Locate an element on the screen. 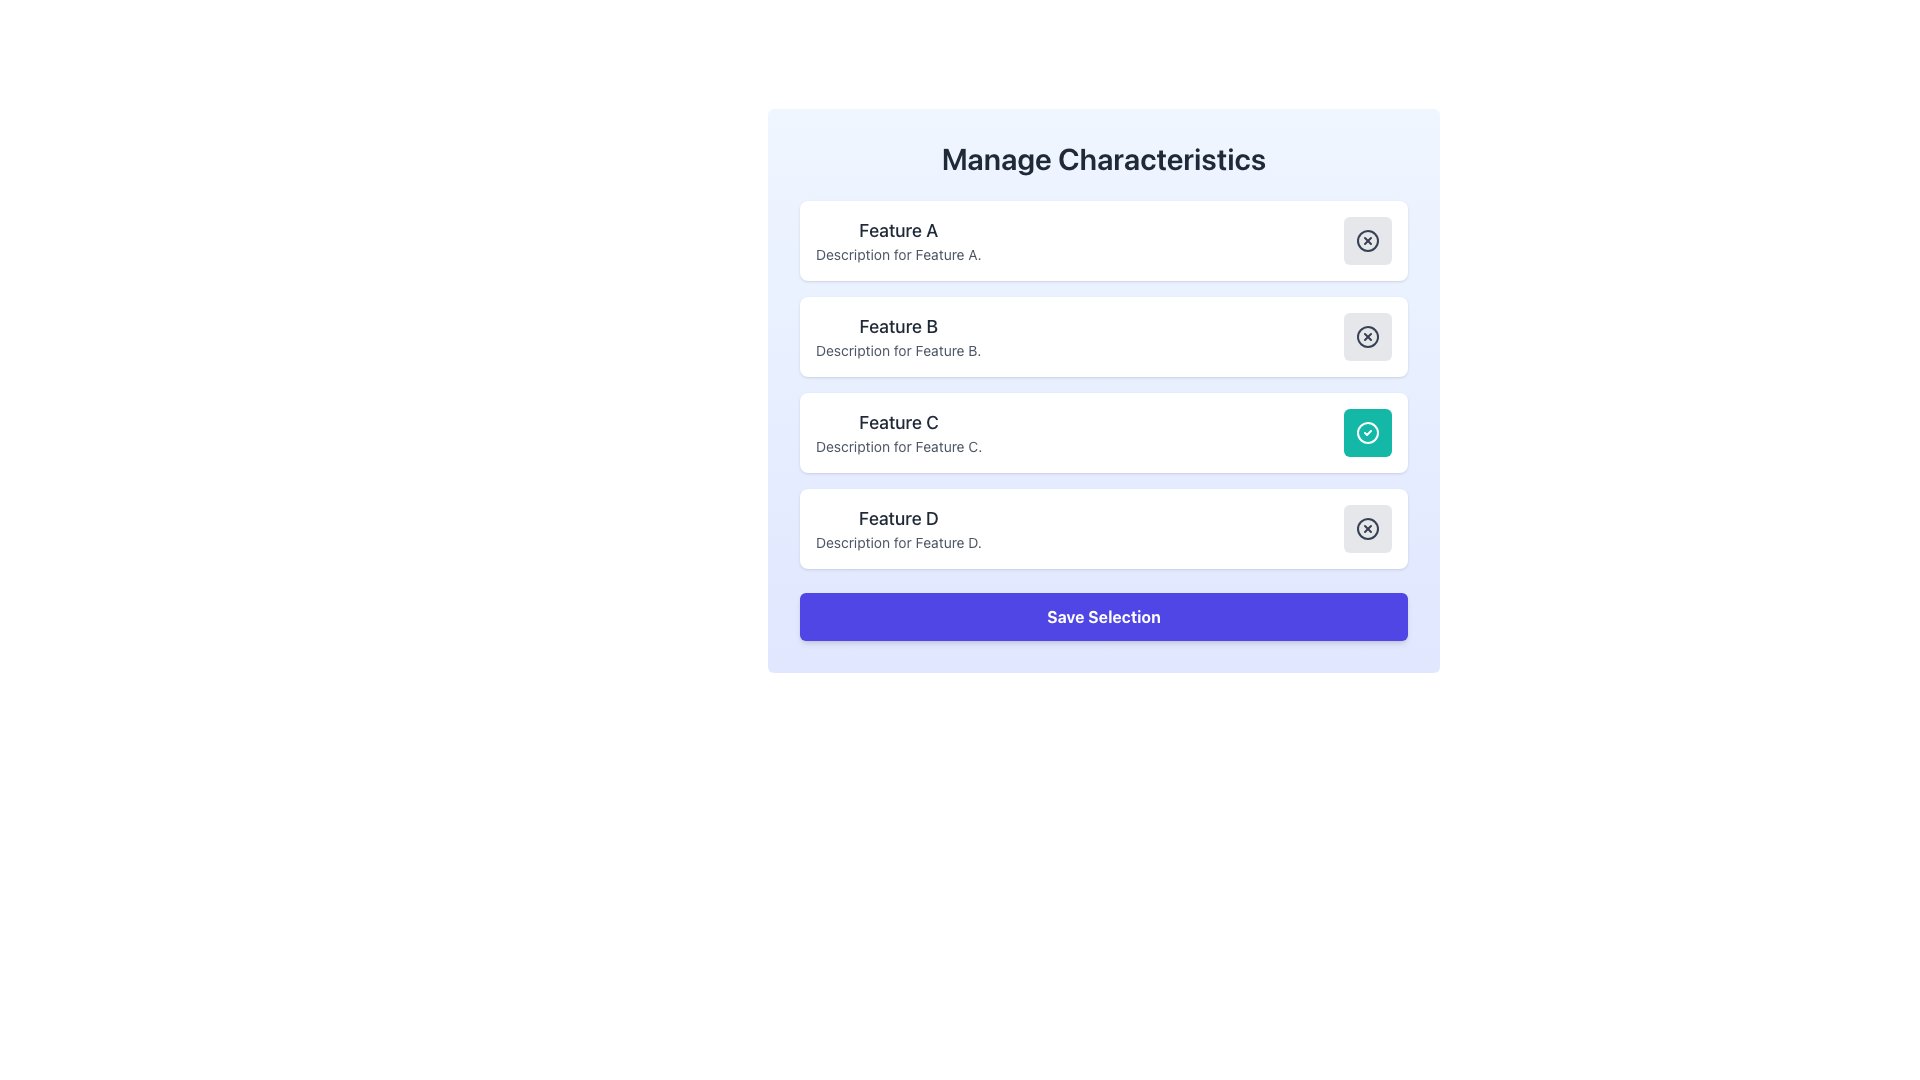  the Text Label that serves as the header for identifying a specific feature in the list under 'Manage Characteristics.' is located at coordinates (897, 230).